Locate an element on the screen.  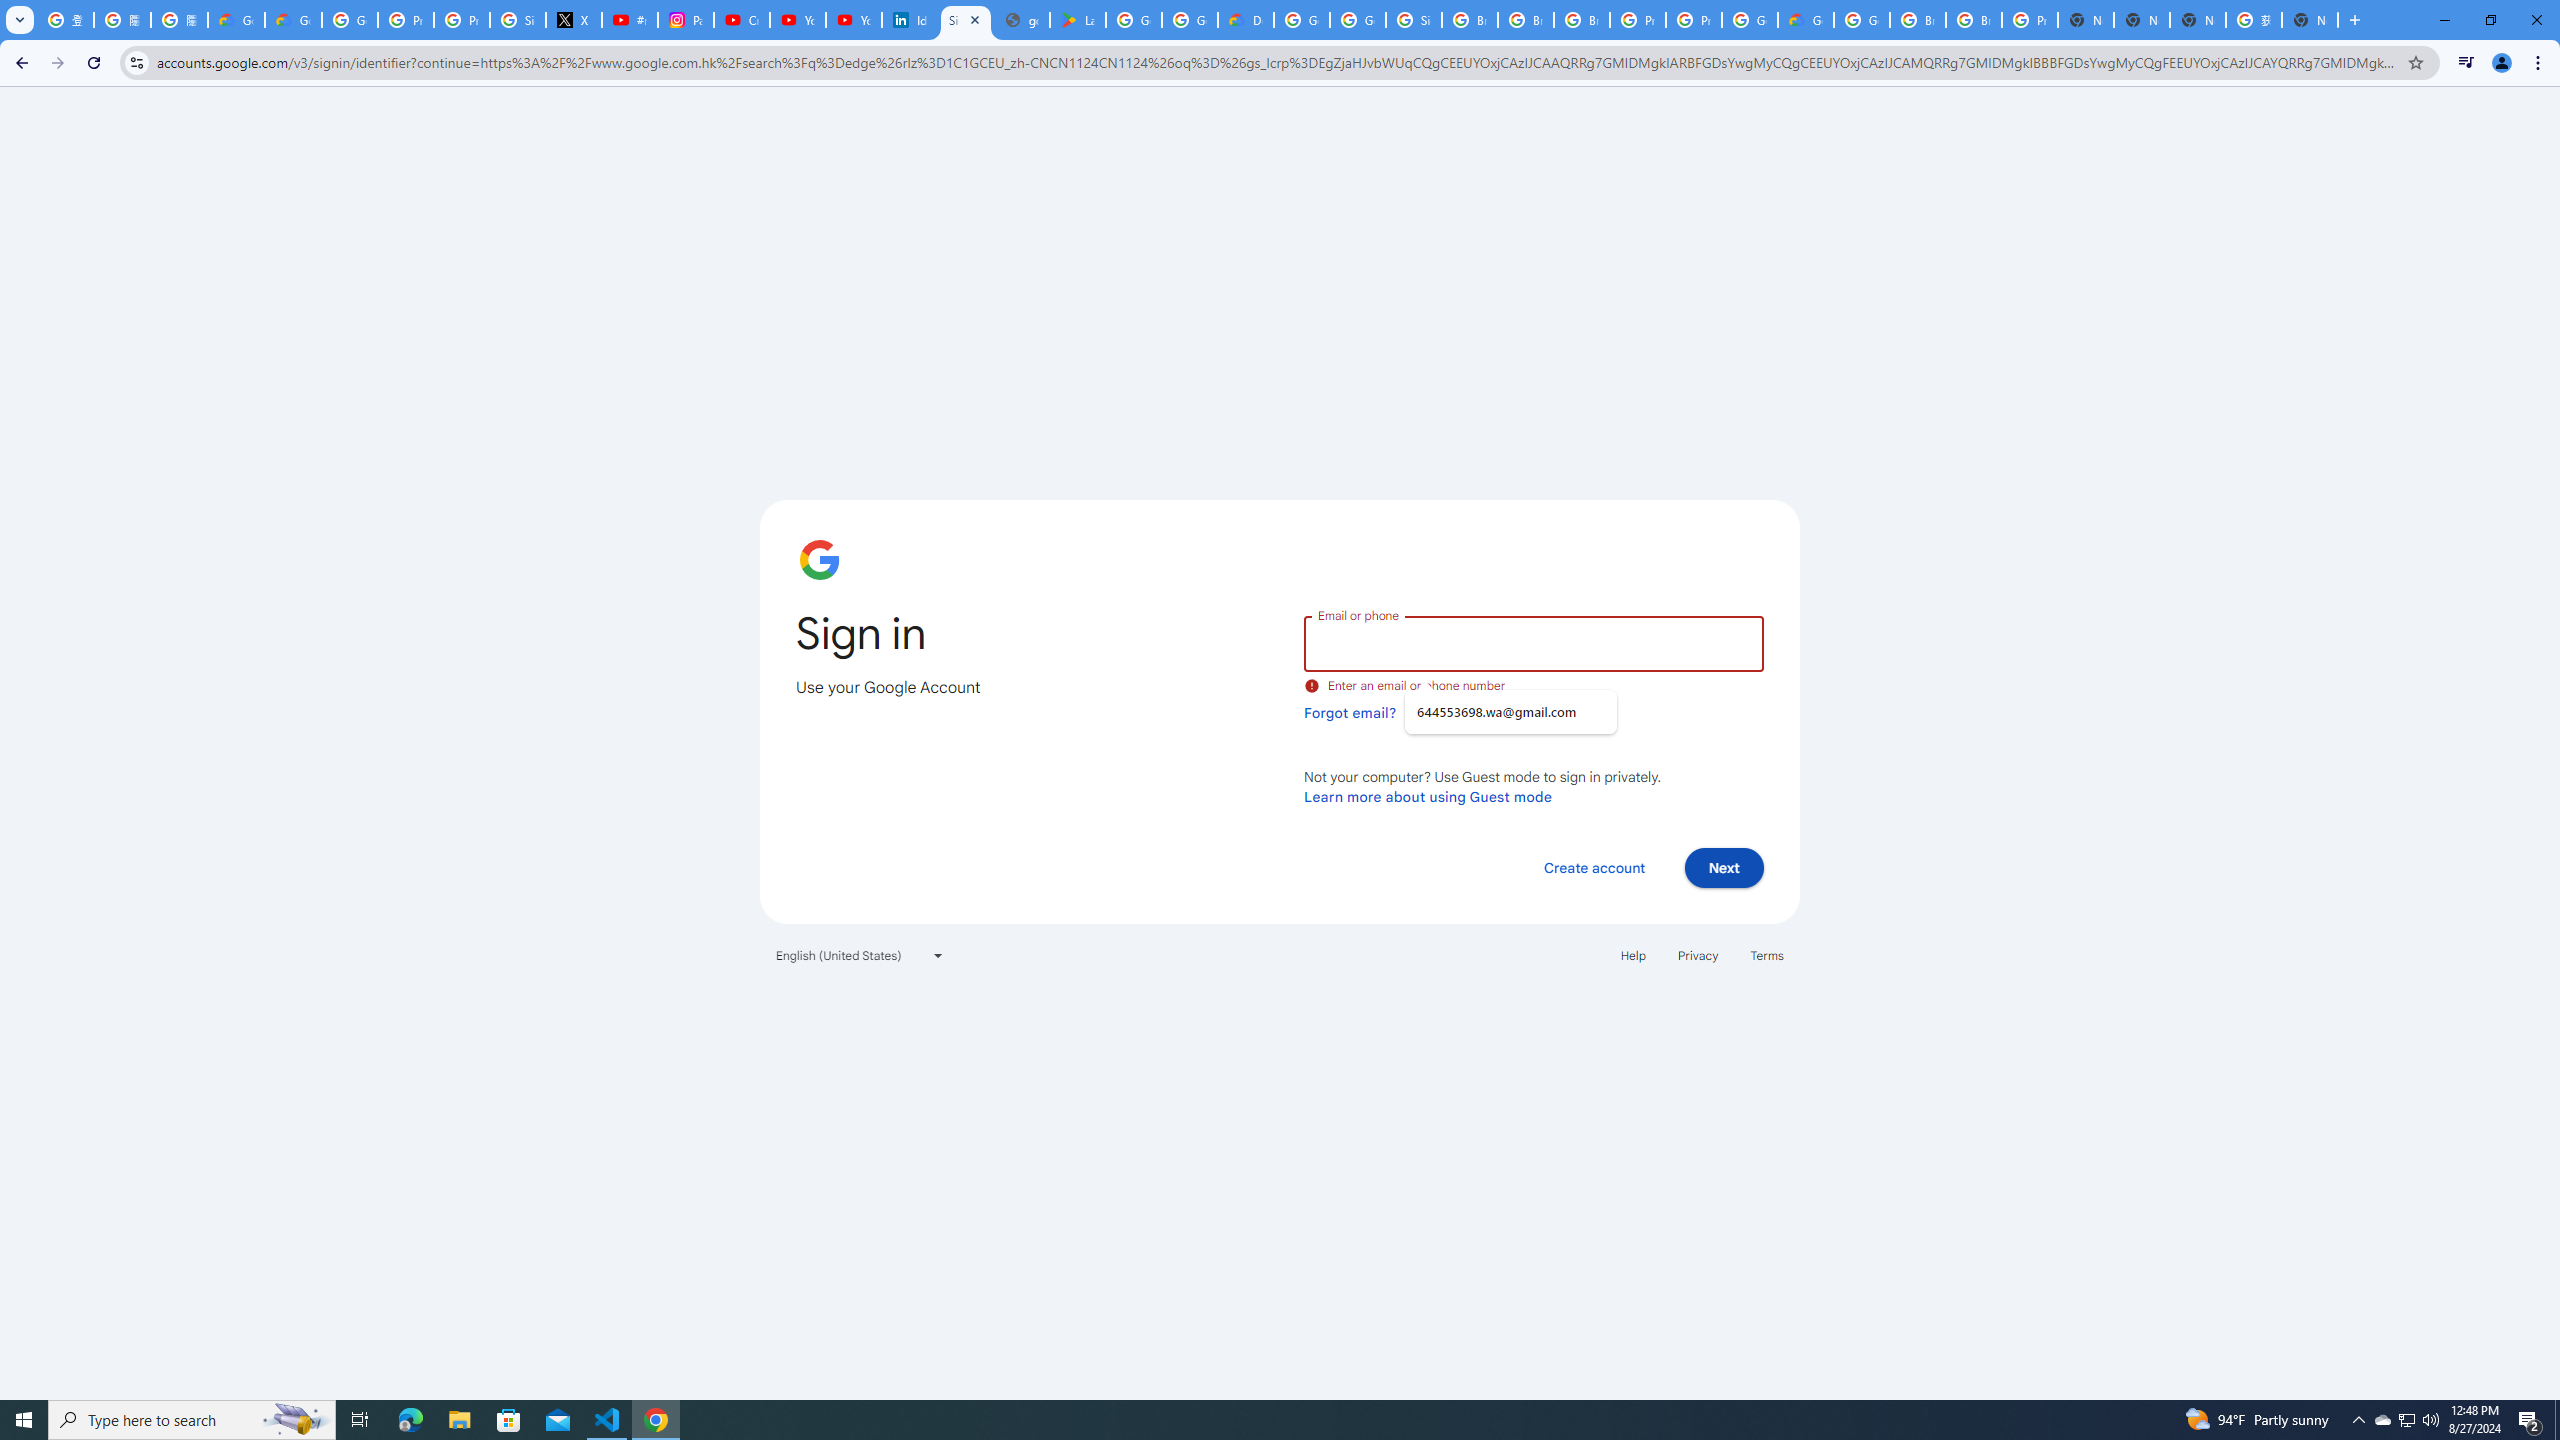
'Browse Chrome as a guest - Computer - Google Chrome Help' is located at coordinates (1917, 19).